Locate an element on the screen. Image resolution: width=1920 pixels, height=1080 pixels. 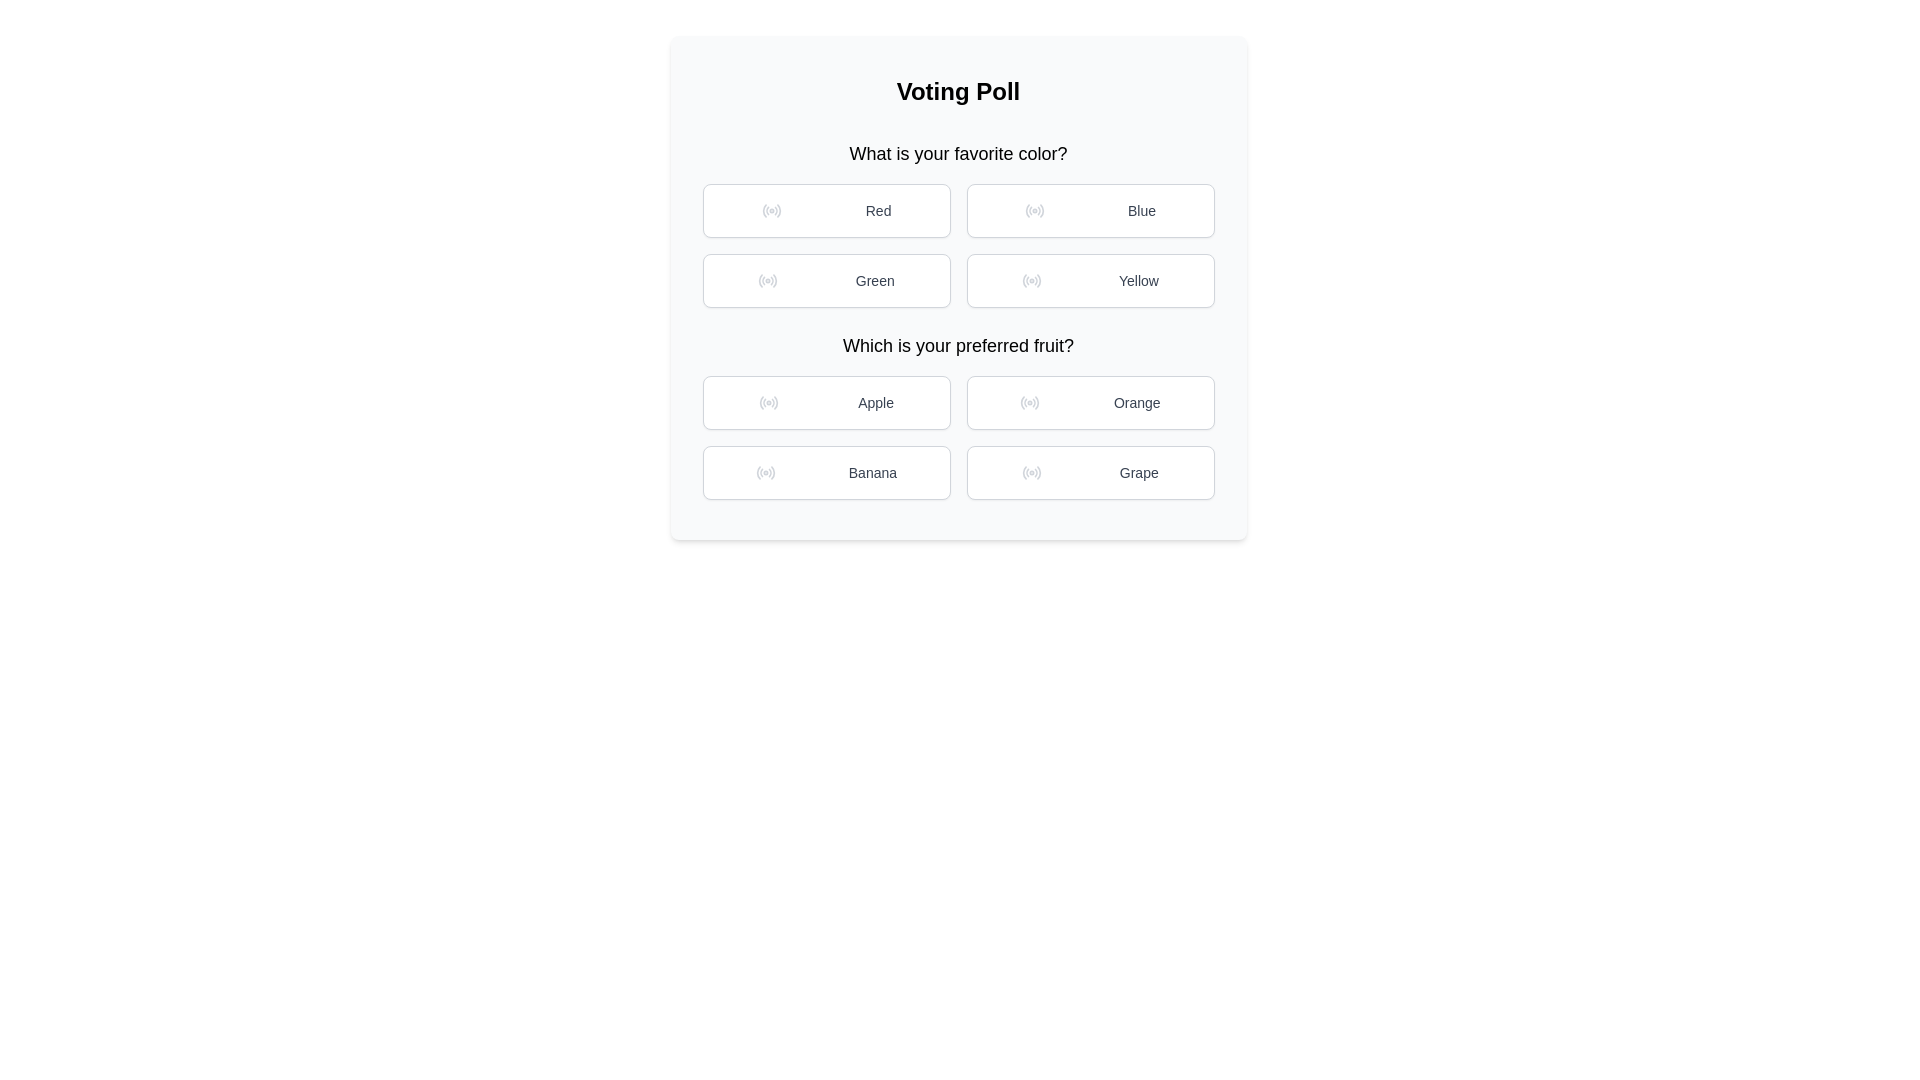
text label that serves as a heading for the selection options, positioned in the upper-middle section of the interface is located at coordinates (957, 345).